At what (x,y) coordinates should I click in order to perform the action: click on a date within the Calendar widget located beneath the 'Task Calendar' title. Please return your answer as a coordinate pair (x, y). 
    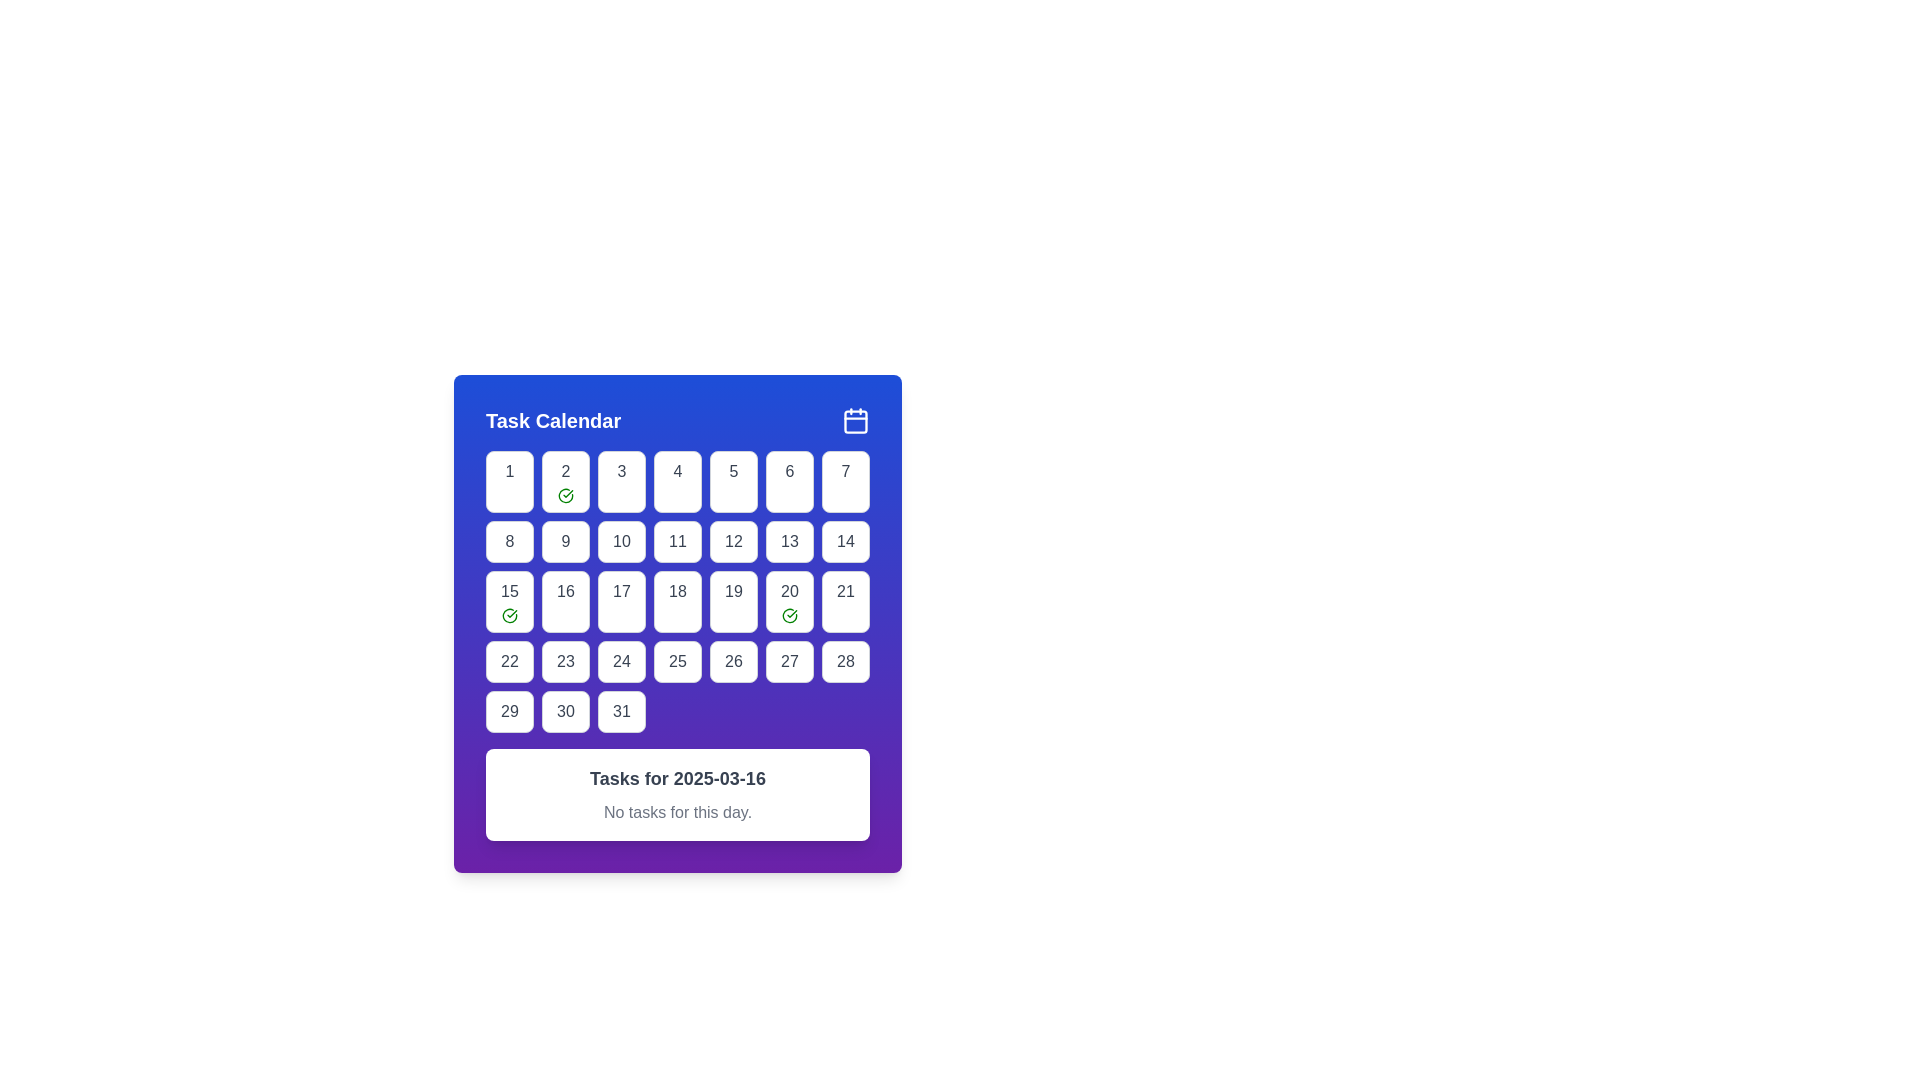
    Looking at the image, I should click on (677, 623).